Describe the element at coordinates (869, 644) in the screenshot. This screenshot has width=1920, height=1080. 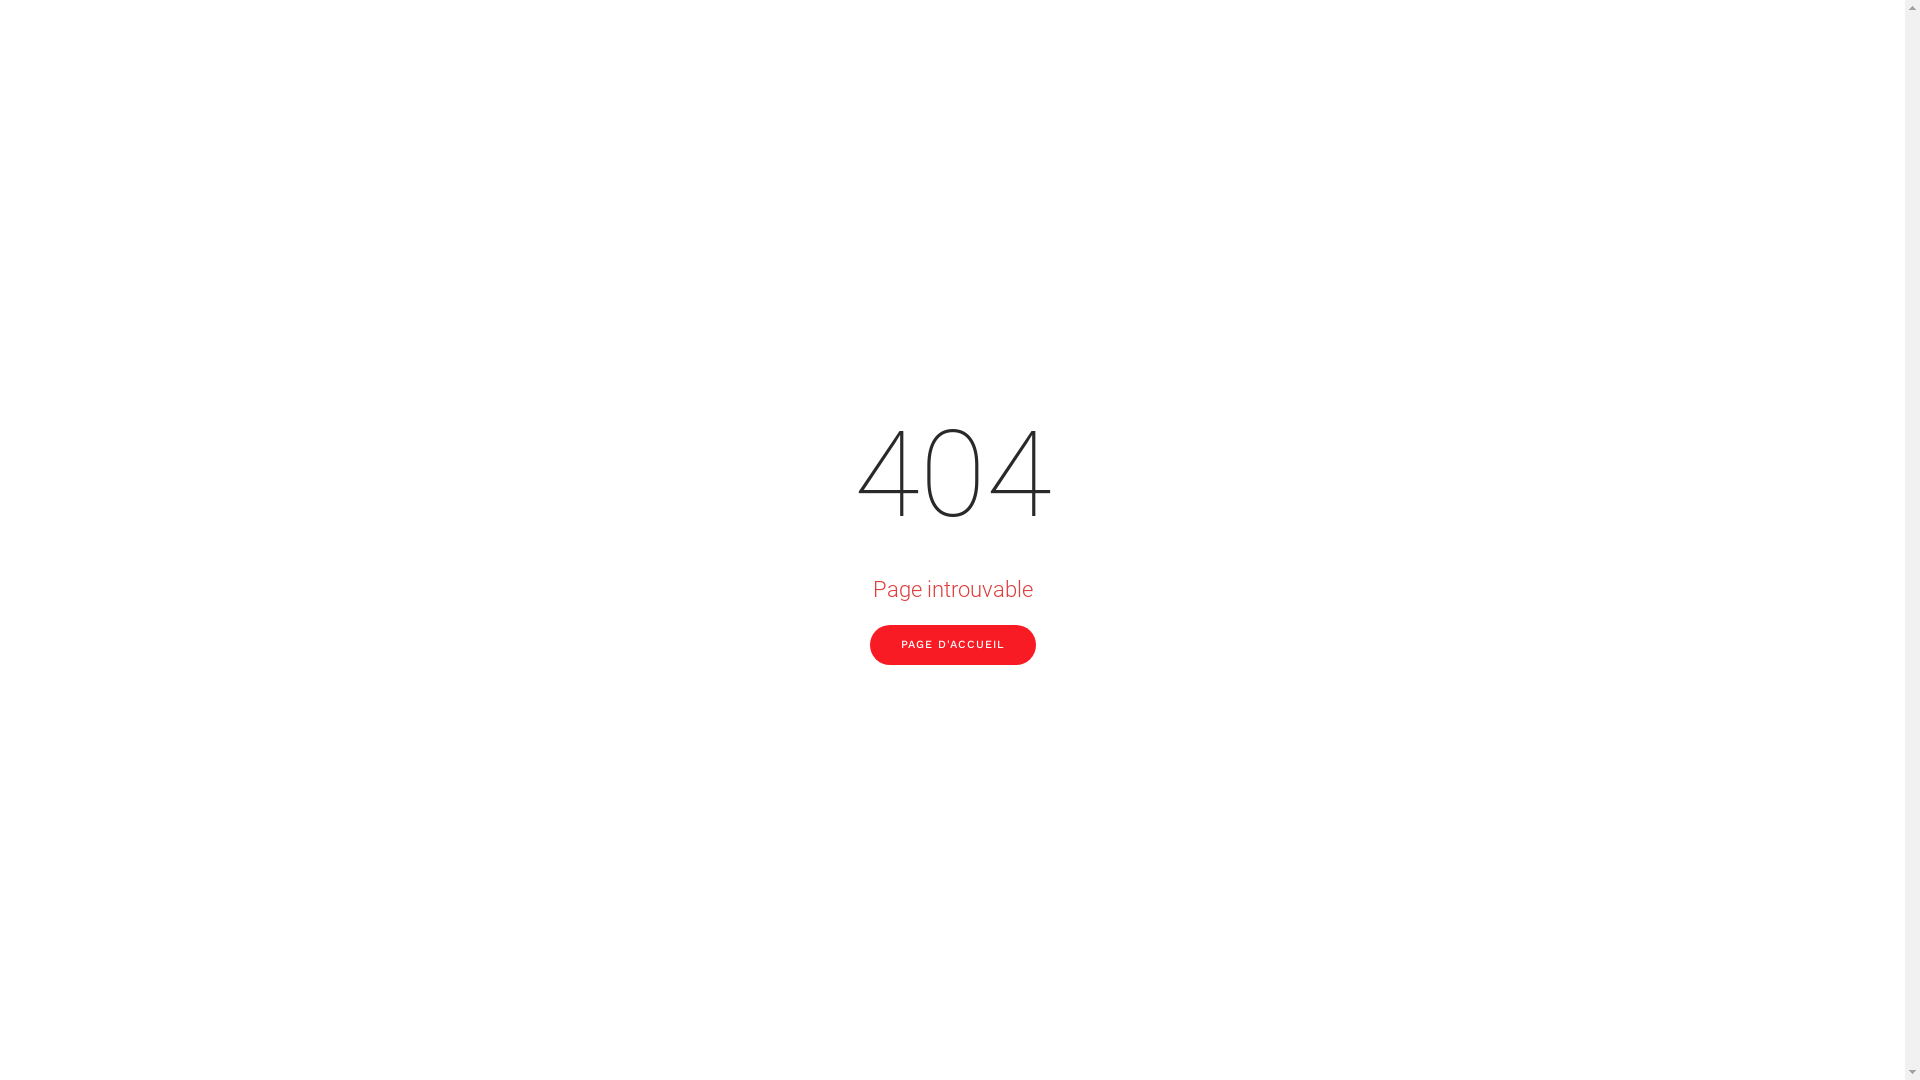
I see `'PAGE D'ACCUEIL'` at that location.